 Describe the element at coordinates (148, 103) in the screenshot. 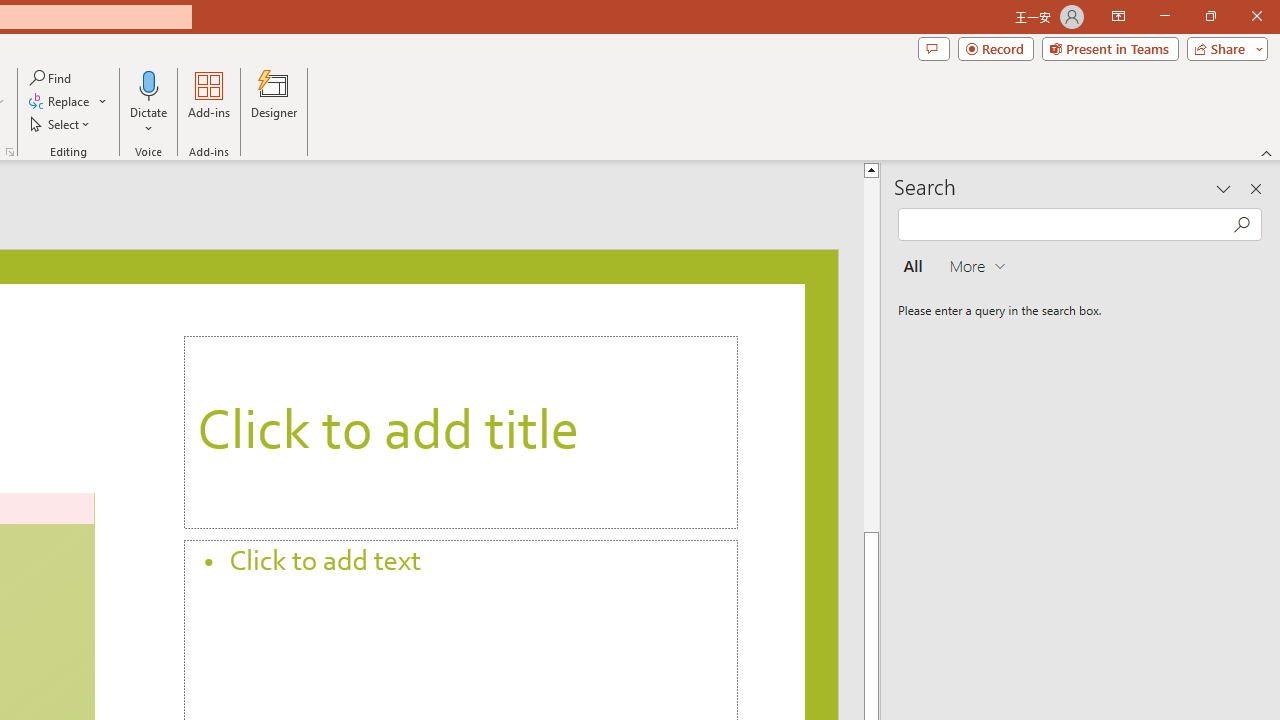

I see `'Dictate'` at that location.